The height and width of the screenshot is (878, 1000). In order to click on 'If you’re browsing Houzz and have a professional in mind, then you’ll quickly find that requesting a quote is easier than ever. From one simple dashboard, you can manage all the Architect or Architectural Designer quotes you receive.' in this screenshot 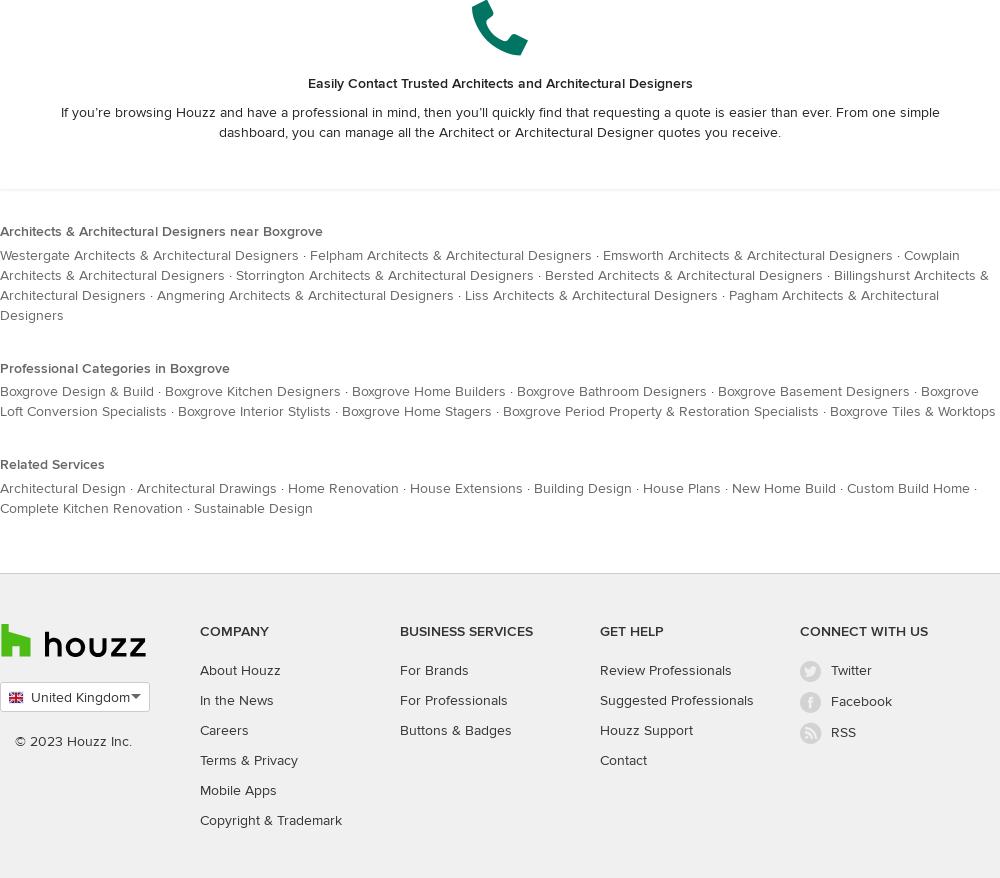, I will do `click(498, 120)`.